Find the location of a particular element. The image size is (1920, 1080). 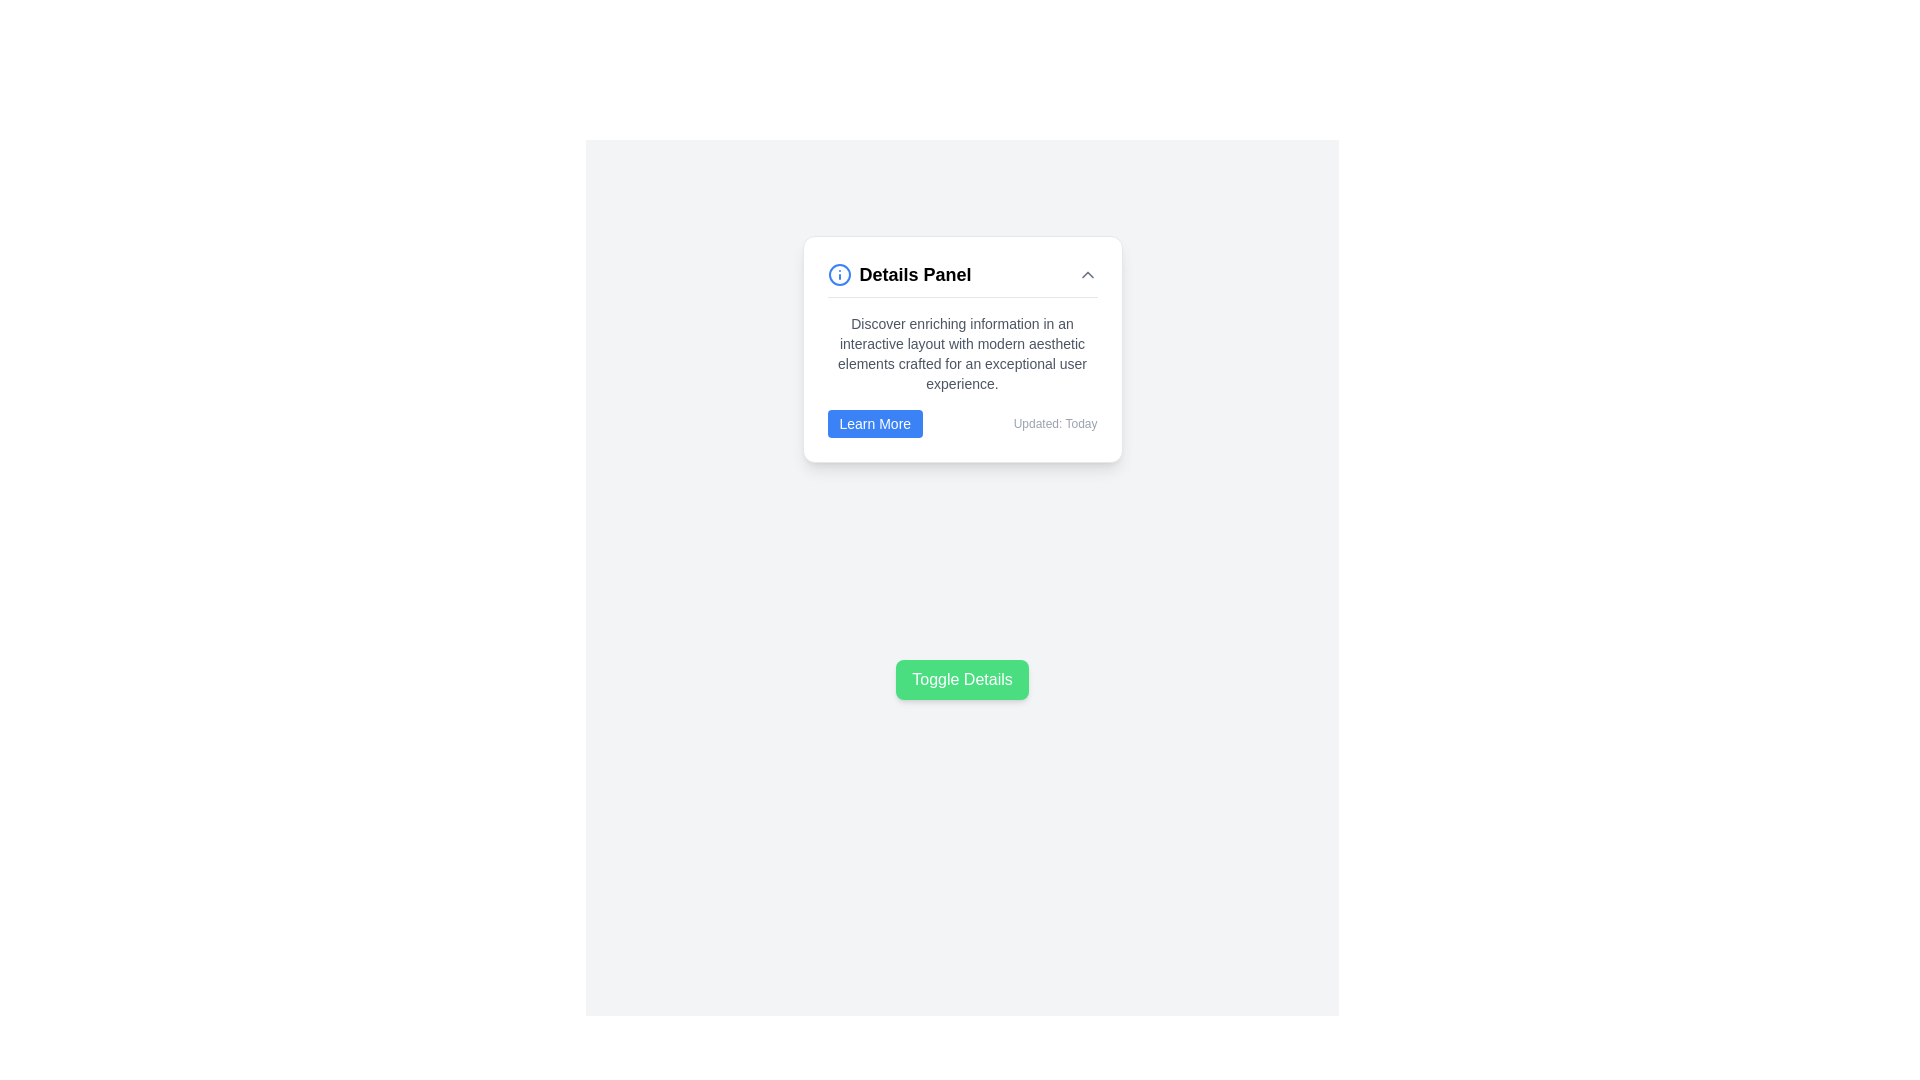

the triangle-shaped icon button resembling an upward chevron, located in the top-right corner of the 'Details Panel' header for interactions is located at coordinates (1086, 274).